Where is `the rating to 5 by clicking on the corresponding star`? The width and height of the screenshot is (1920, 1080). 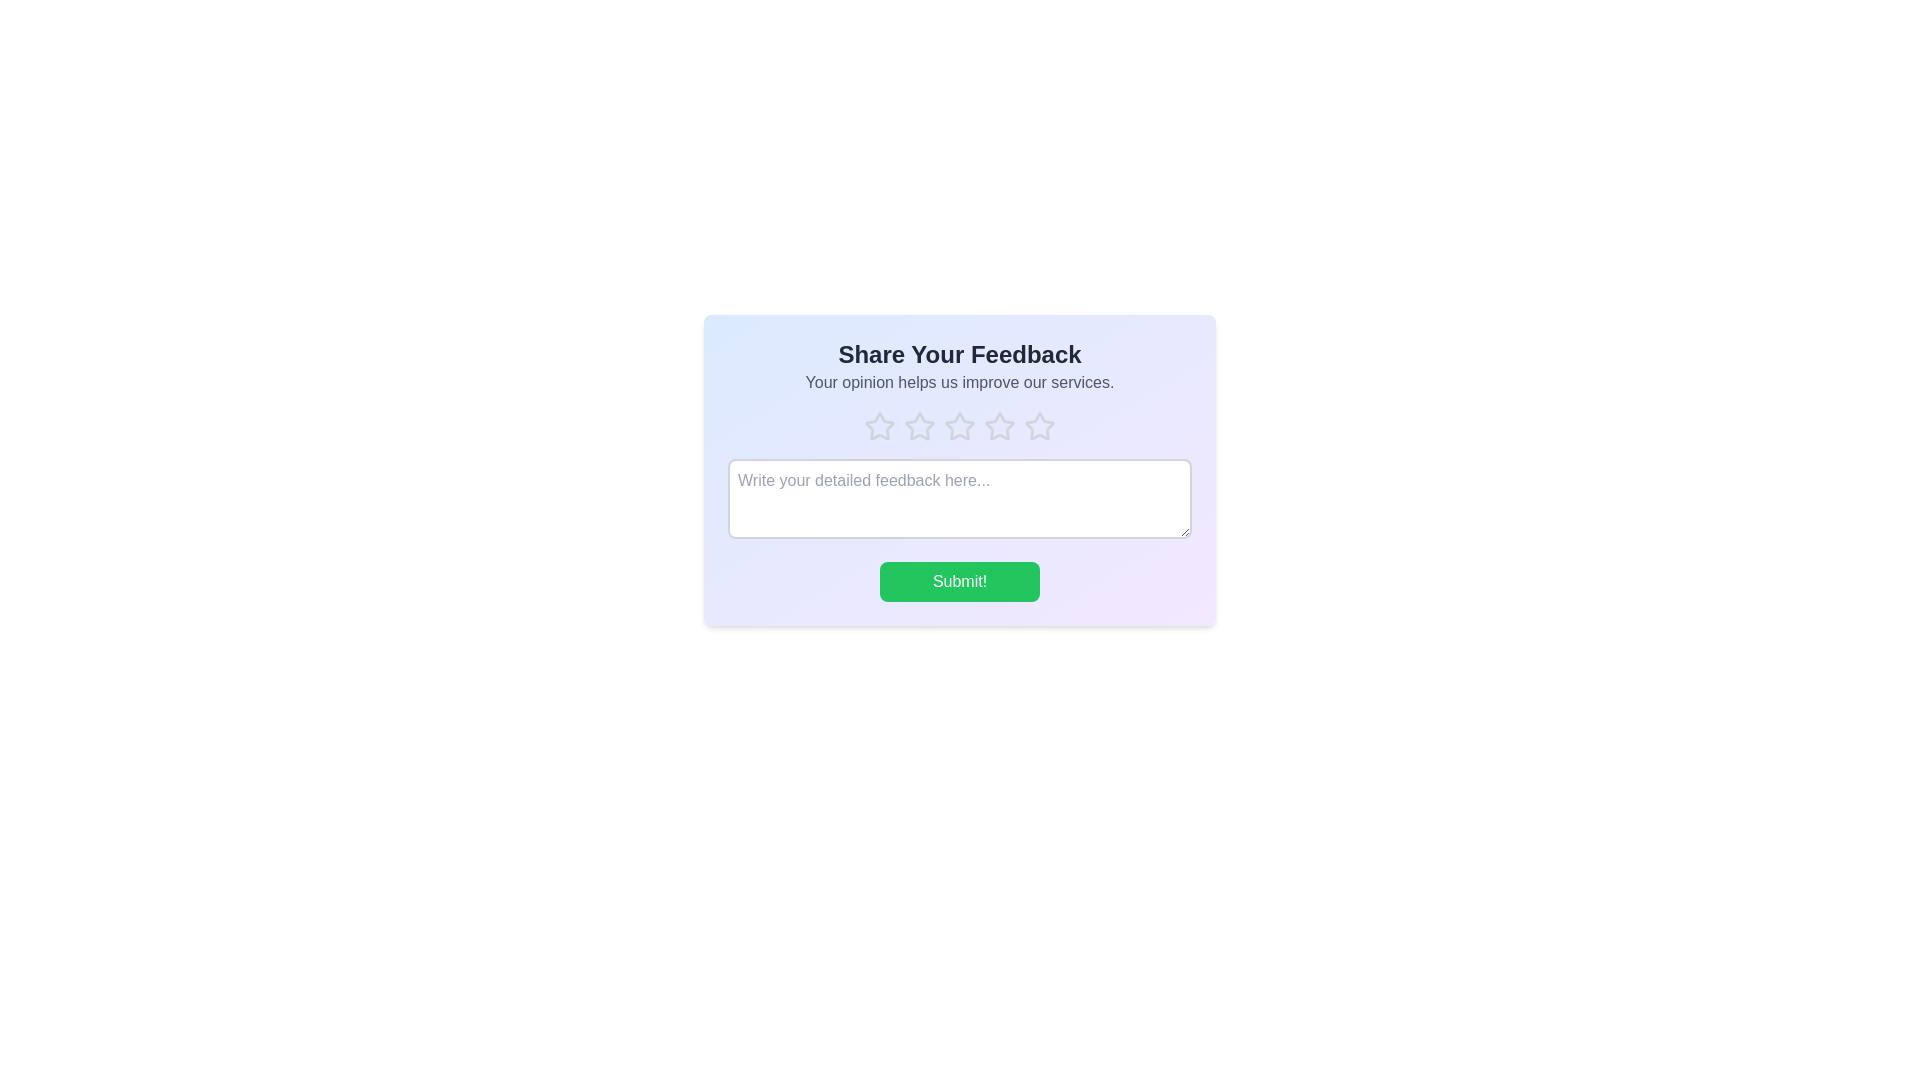 the rating to 5 by clicking on the corresponding star is located at coordinates (1040, 426).